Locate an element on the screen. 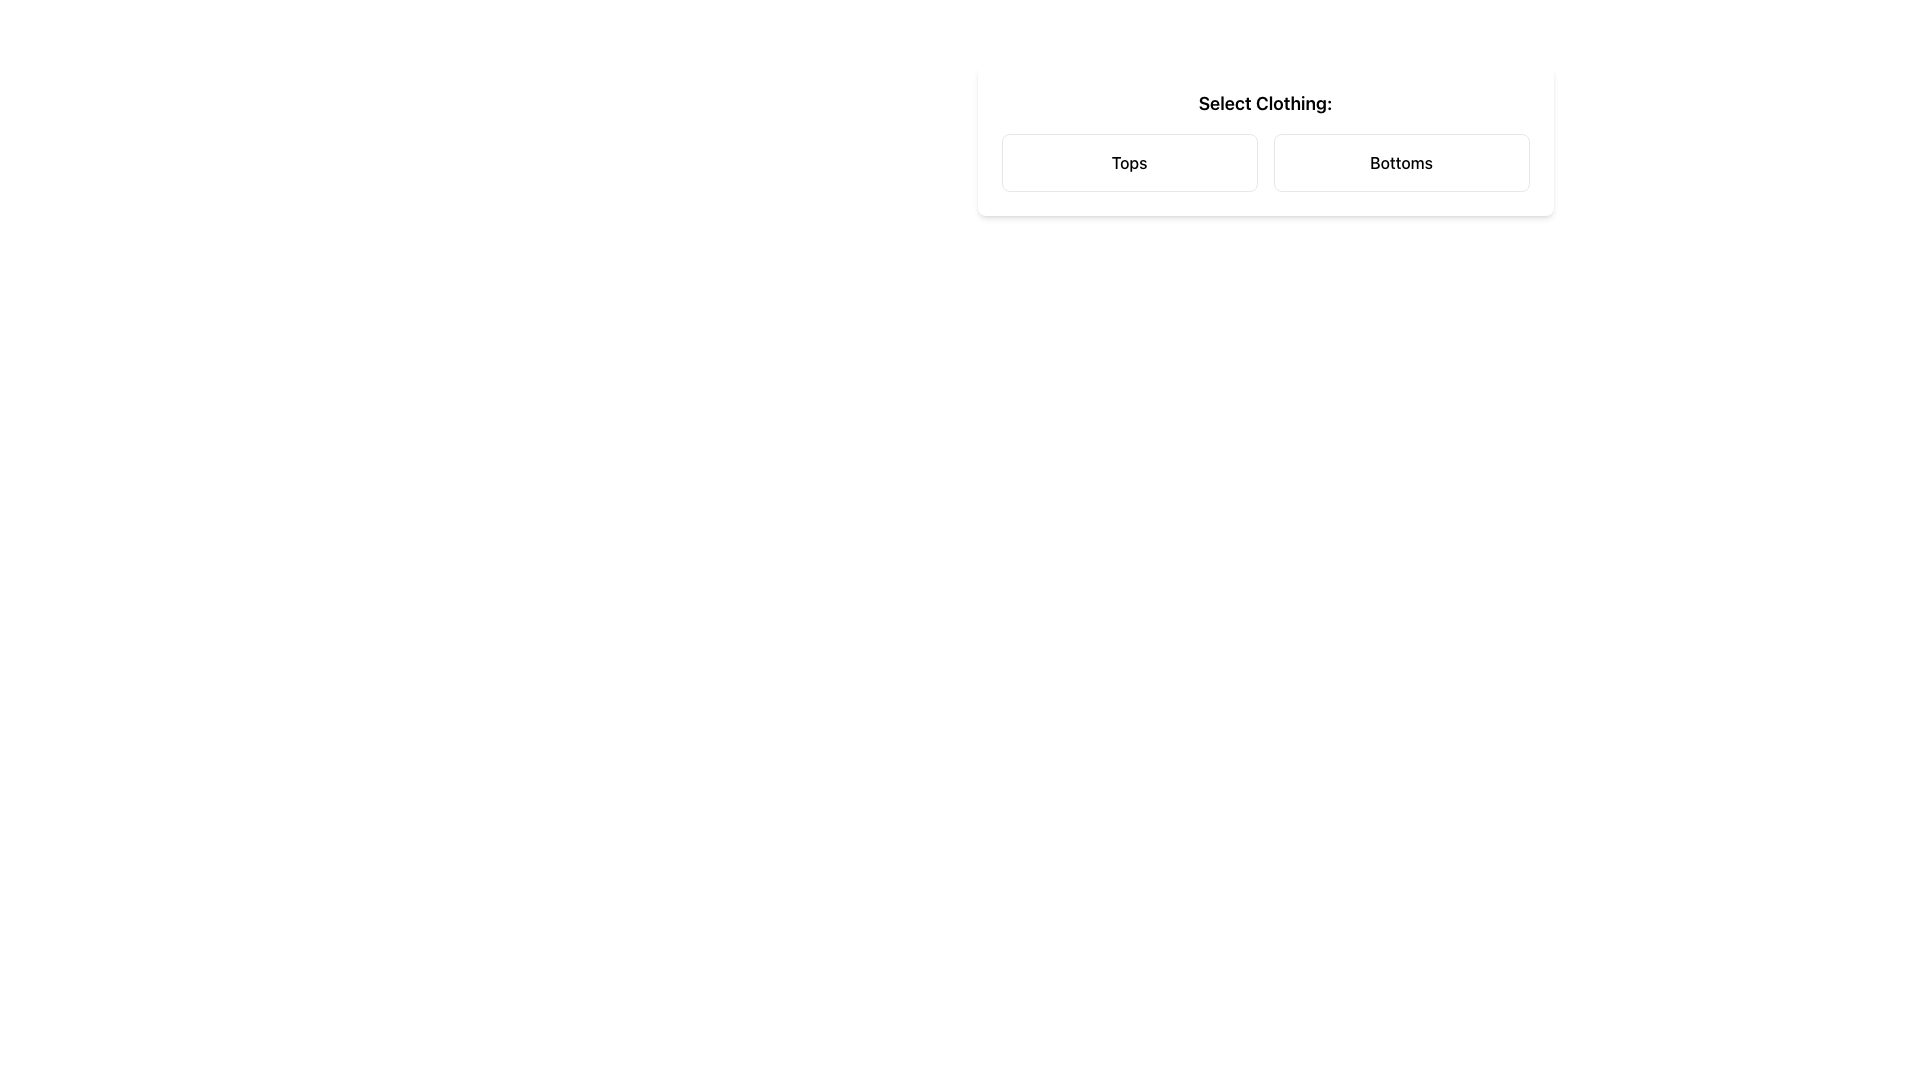  the 'Tops' and 'Bottoms' sections in the selection interface for preview effects is located at coordinates (1264, 161).